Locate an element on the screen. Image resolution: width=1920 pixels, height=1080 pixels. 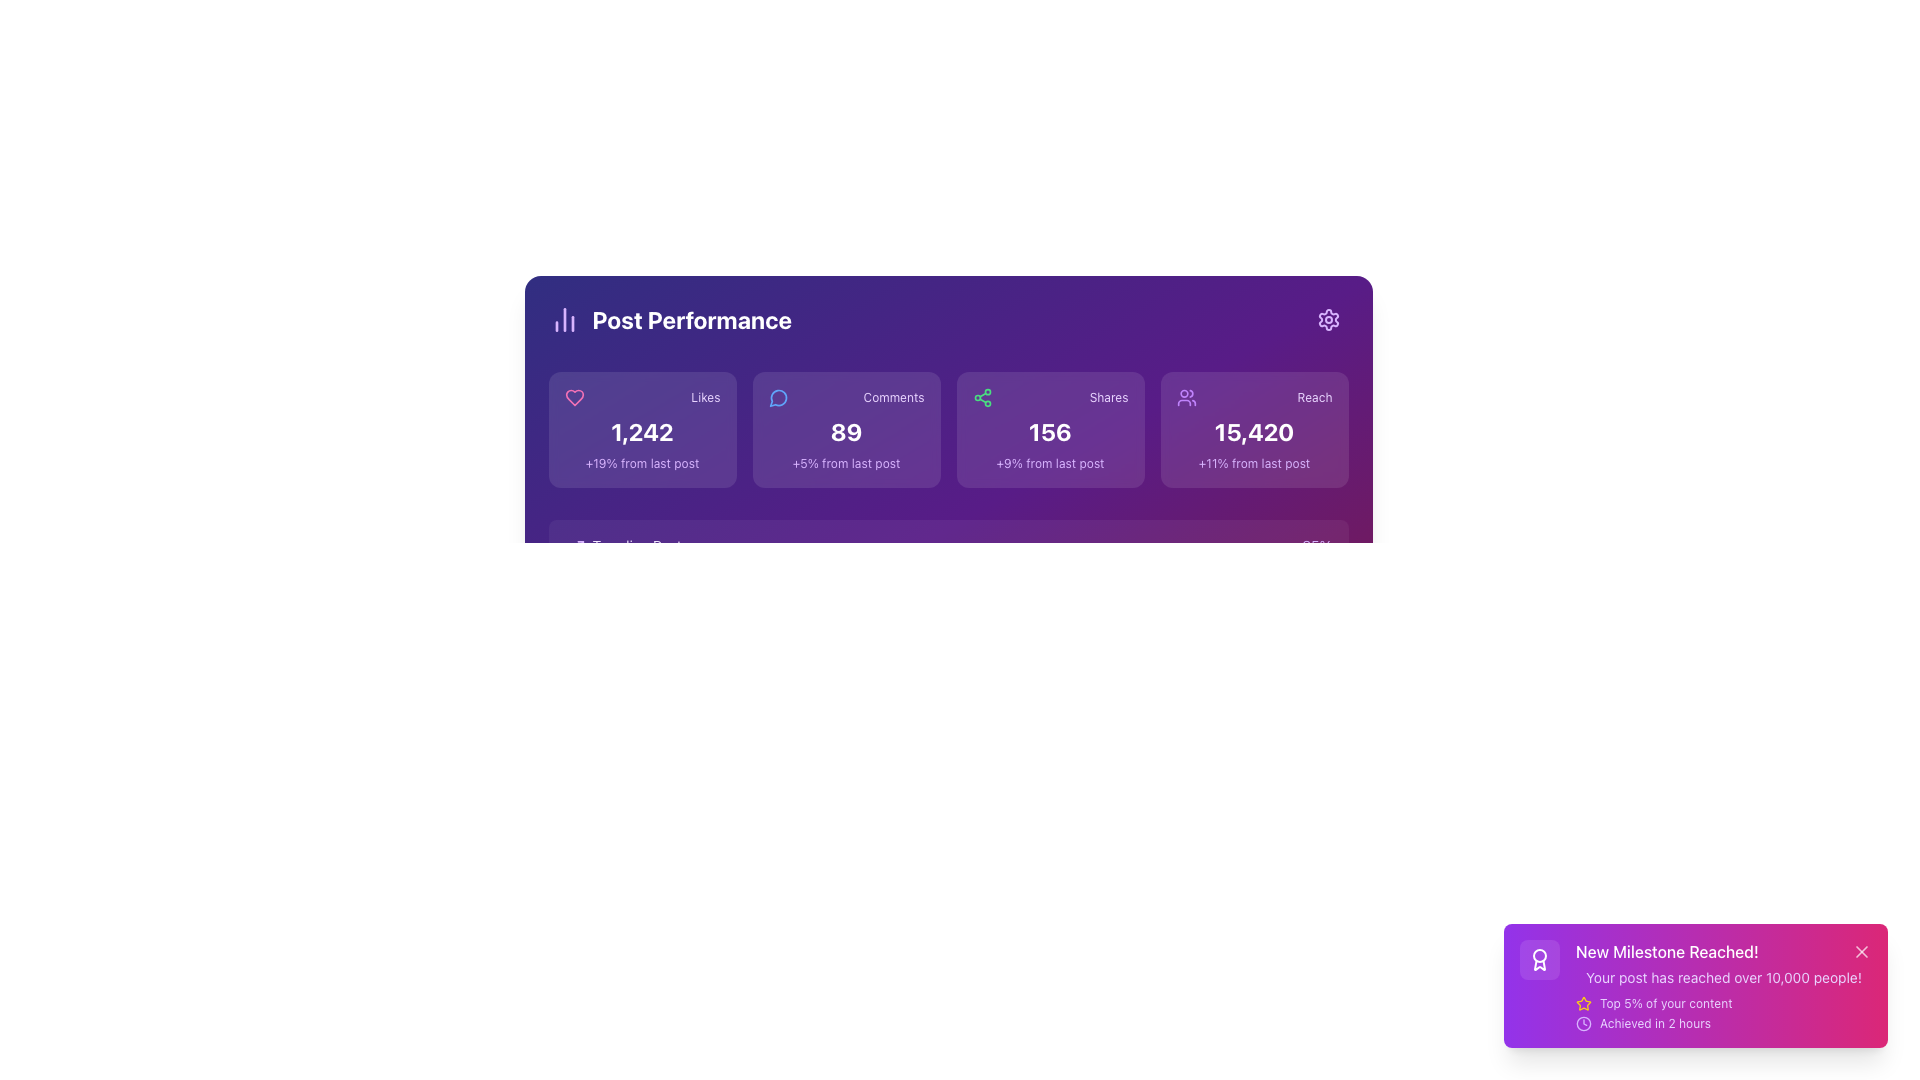
the text element displaying the current reach count, located in the rightmost card below the 'Reach' heading and above the '+11% from last post' caption is located at coordinates (1253, 431).